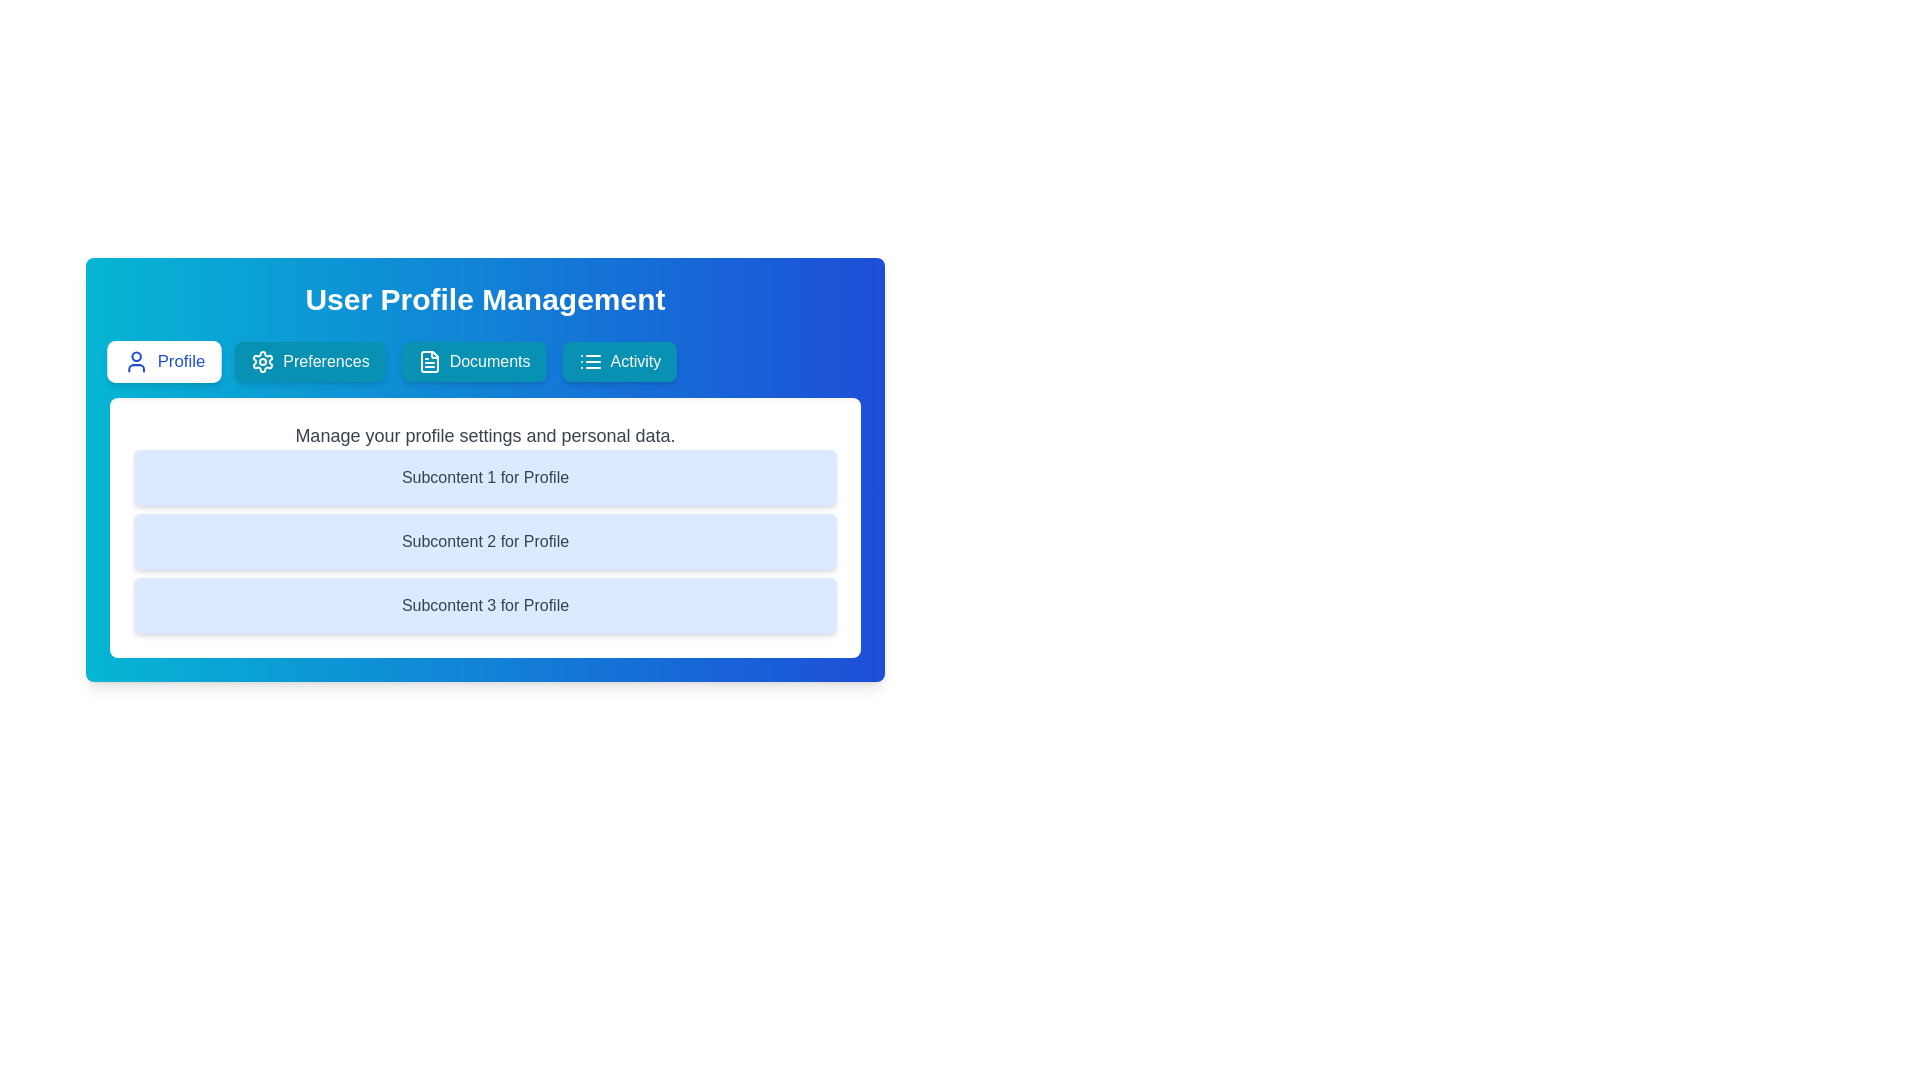 The height and width of the screenshot is (1080, 1920). I want to click on the 'Preferences' button, which is styled with a cyan background and white text, to observe any hover effects, so click(309, 362).